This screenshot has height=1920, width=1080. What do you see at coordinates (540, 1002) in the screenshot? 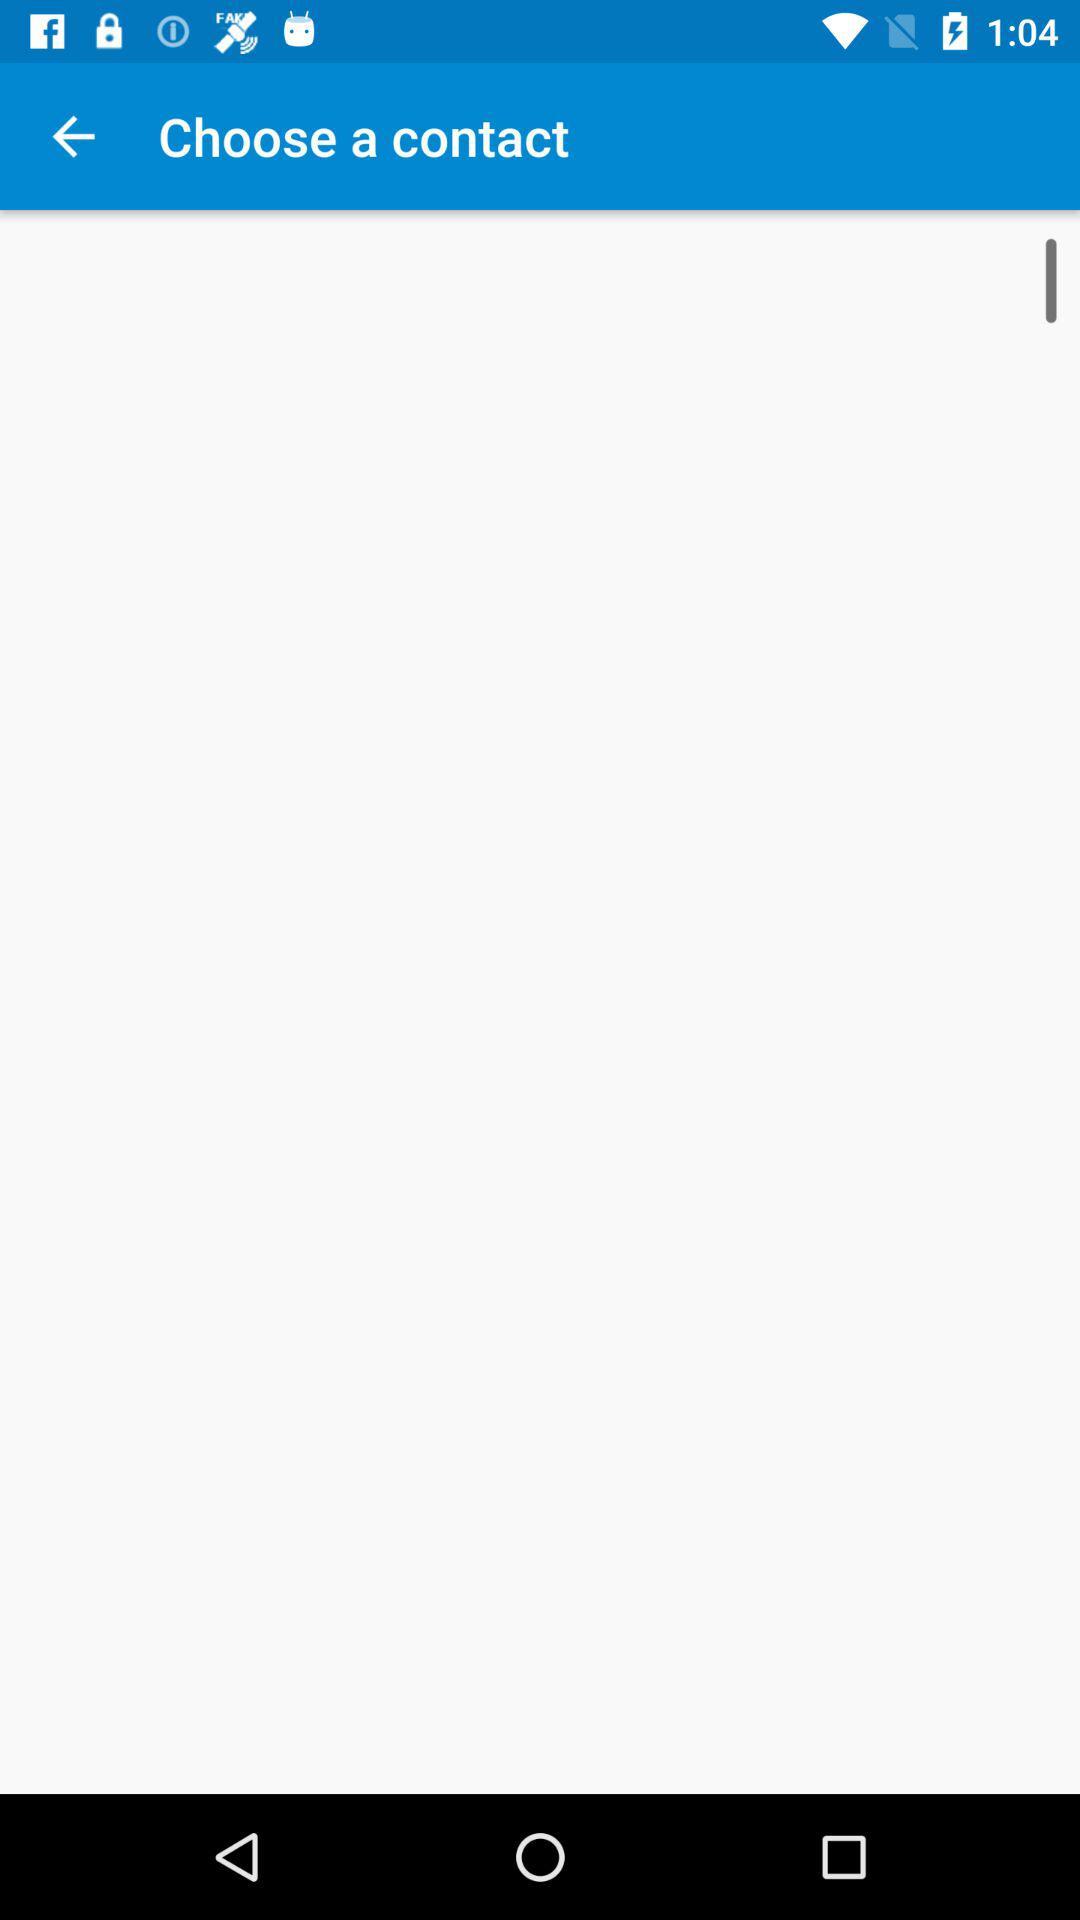
I see `the icon at the center` at bounding box center [540, 1002].